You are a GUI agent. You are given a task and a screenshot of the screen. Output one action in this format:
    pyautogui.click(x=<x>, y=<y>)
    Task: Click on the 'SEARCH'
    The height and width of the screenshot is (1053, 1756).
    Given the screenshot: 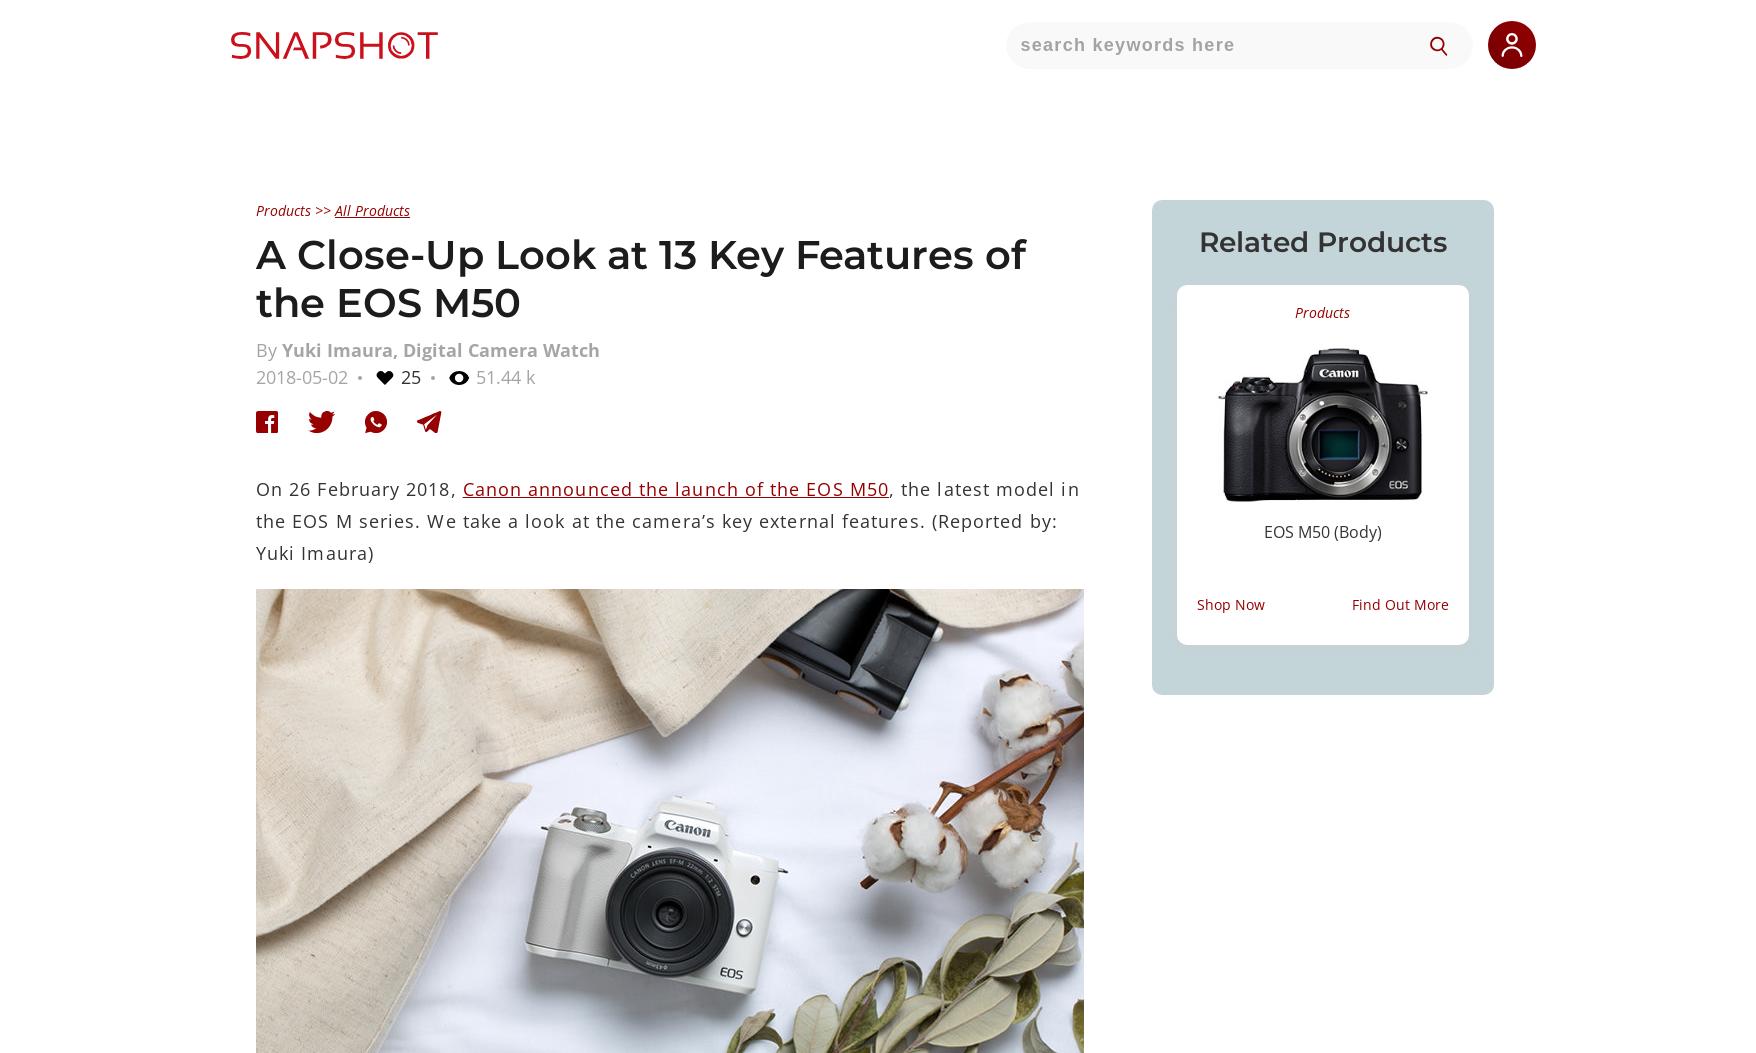 What is the action you would take?
    pyautogui.click(x=1246, y=116)
    